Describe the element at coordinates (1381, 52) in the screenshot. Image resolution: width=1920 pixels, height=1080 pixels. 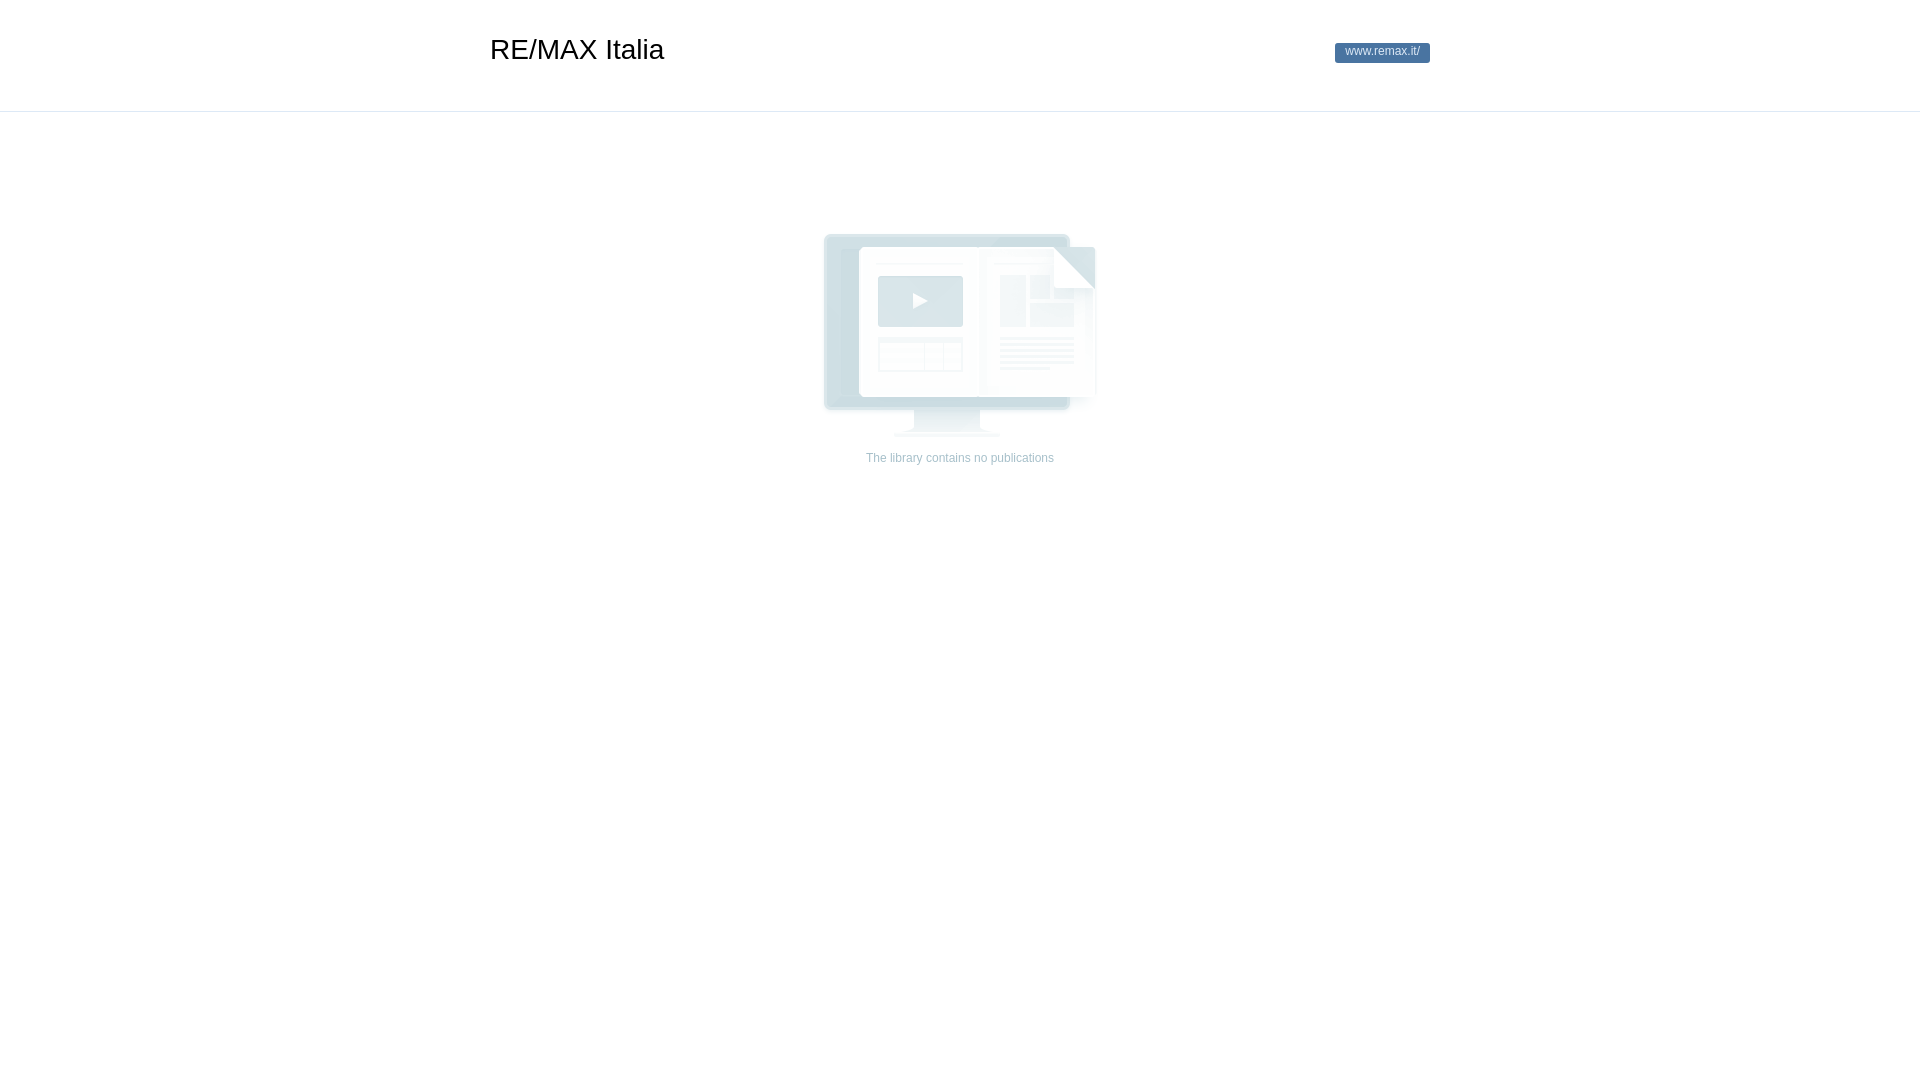
I see `'www.remax.it/'` at that location.